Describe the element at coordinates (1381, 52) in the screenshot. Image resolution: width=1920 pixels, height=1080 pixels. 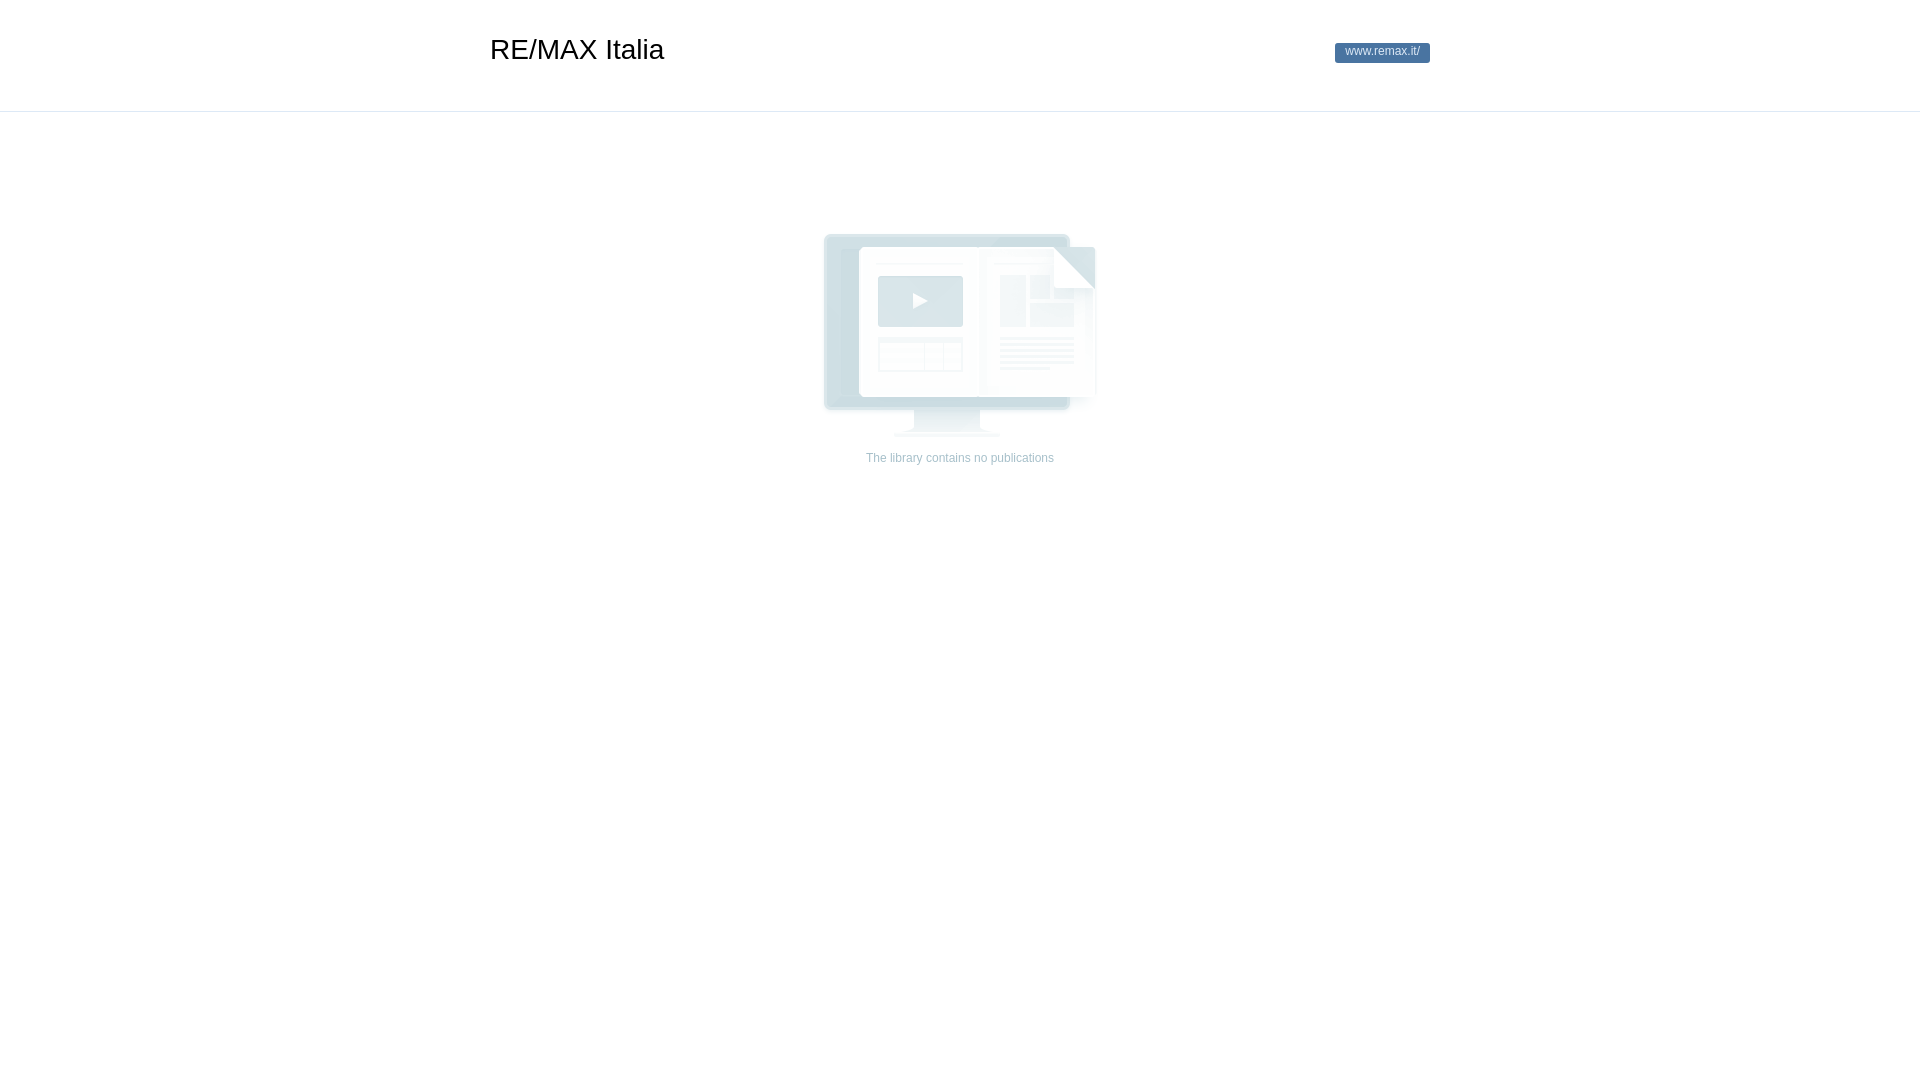
I see `'www.remax.it/'` at that location.